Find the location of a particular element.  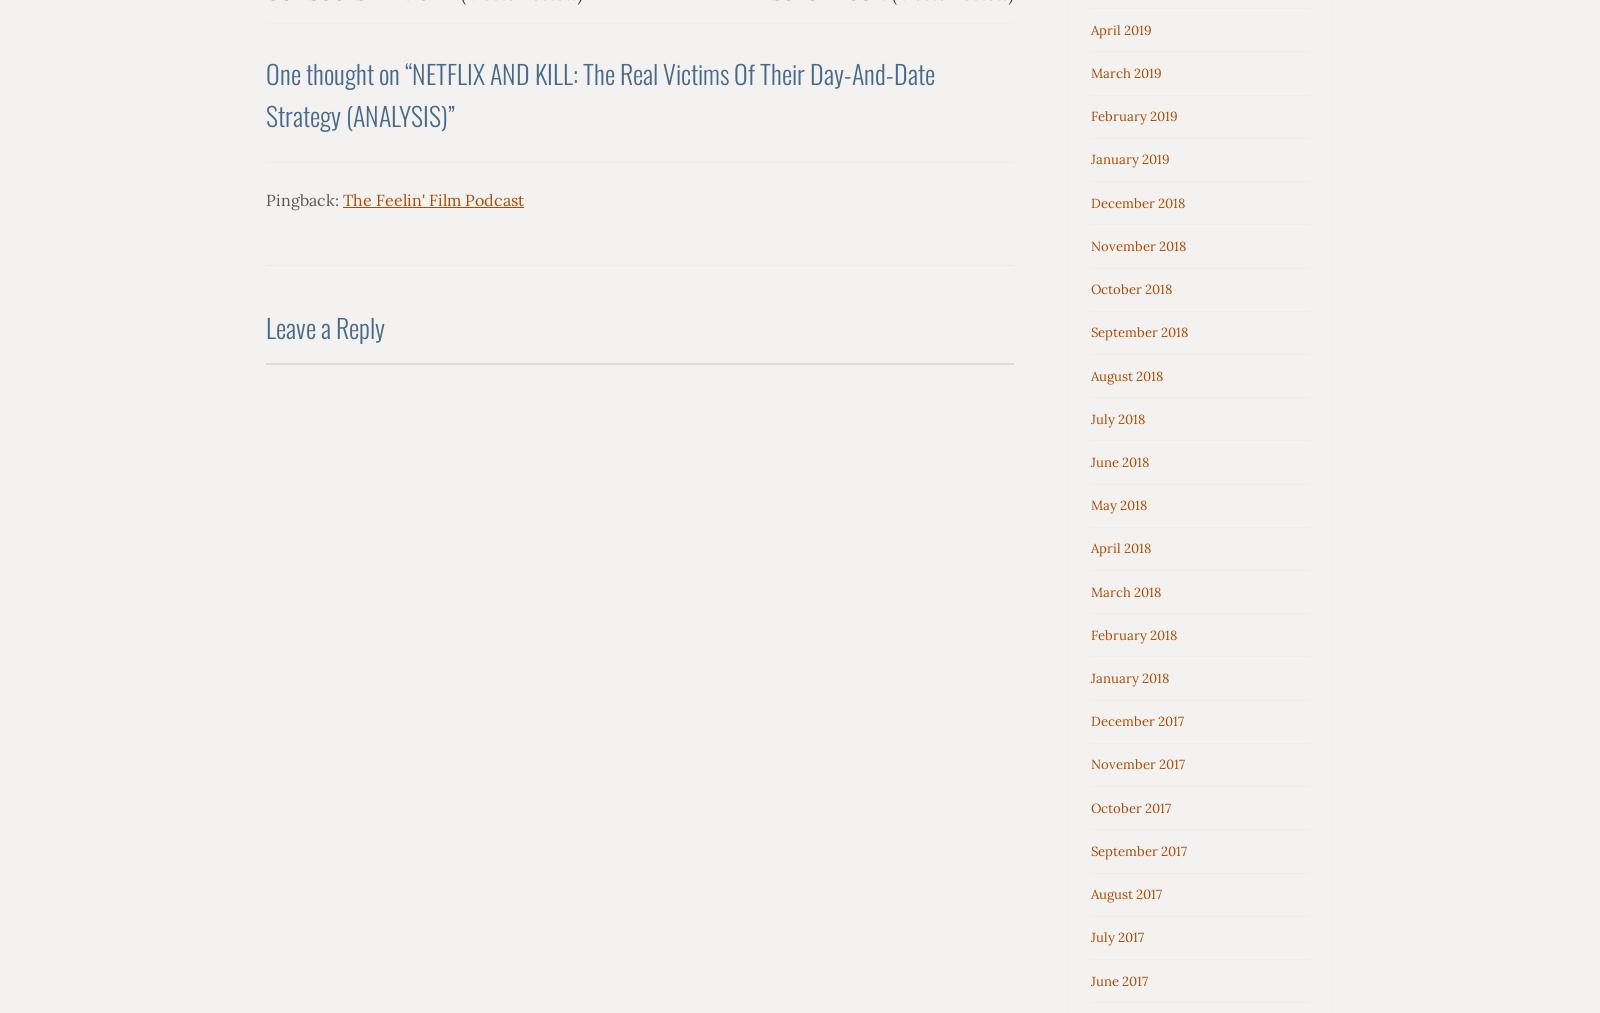

'April 2018' is located at coordinates (1120, 548).